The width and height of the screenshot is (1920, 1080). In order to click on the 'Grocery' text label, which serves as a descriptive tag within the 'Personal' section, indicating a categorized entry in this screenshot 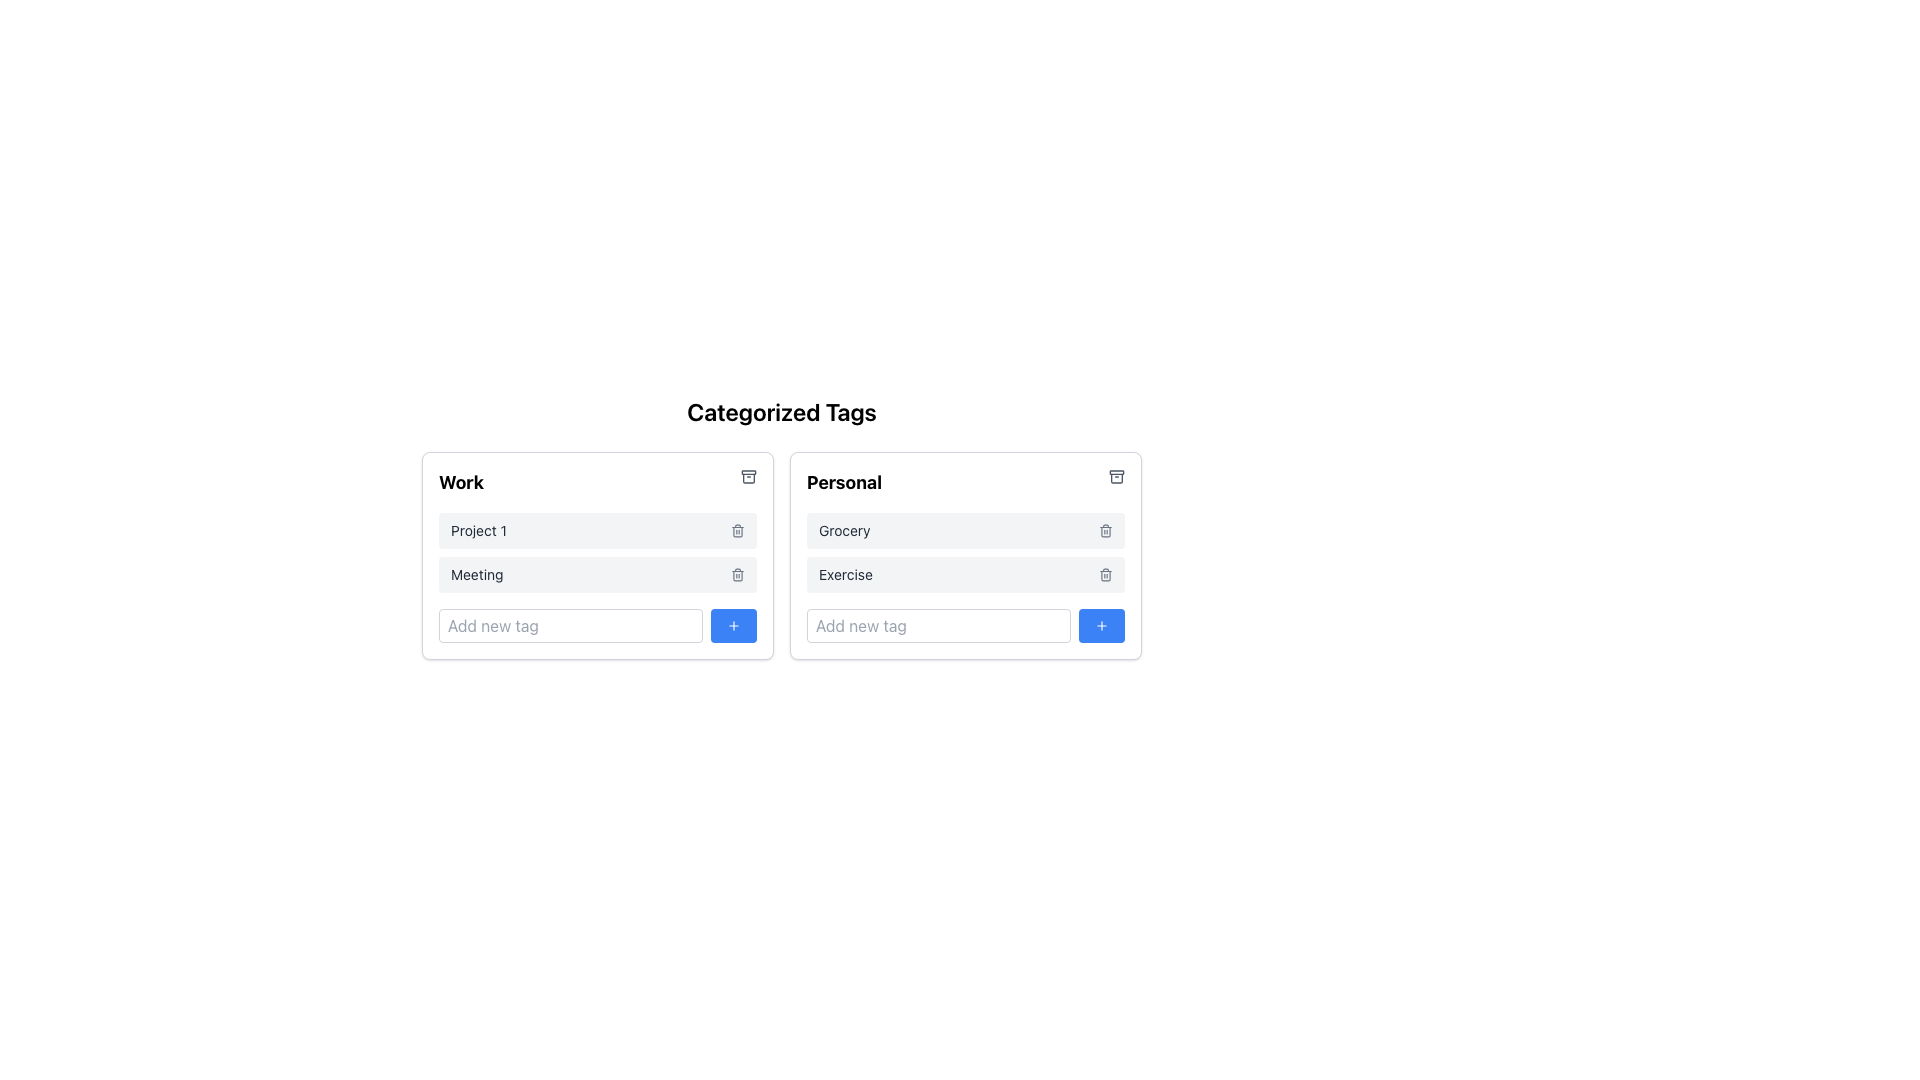, I will do `click(844, 530)`.